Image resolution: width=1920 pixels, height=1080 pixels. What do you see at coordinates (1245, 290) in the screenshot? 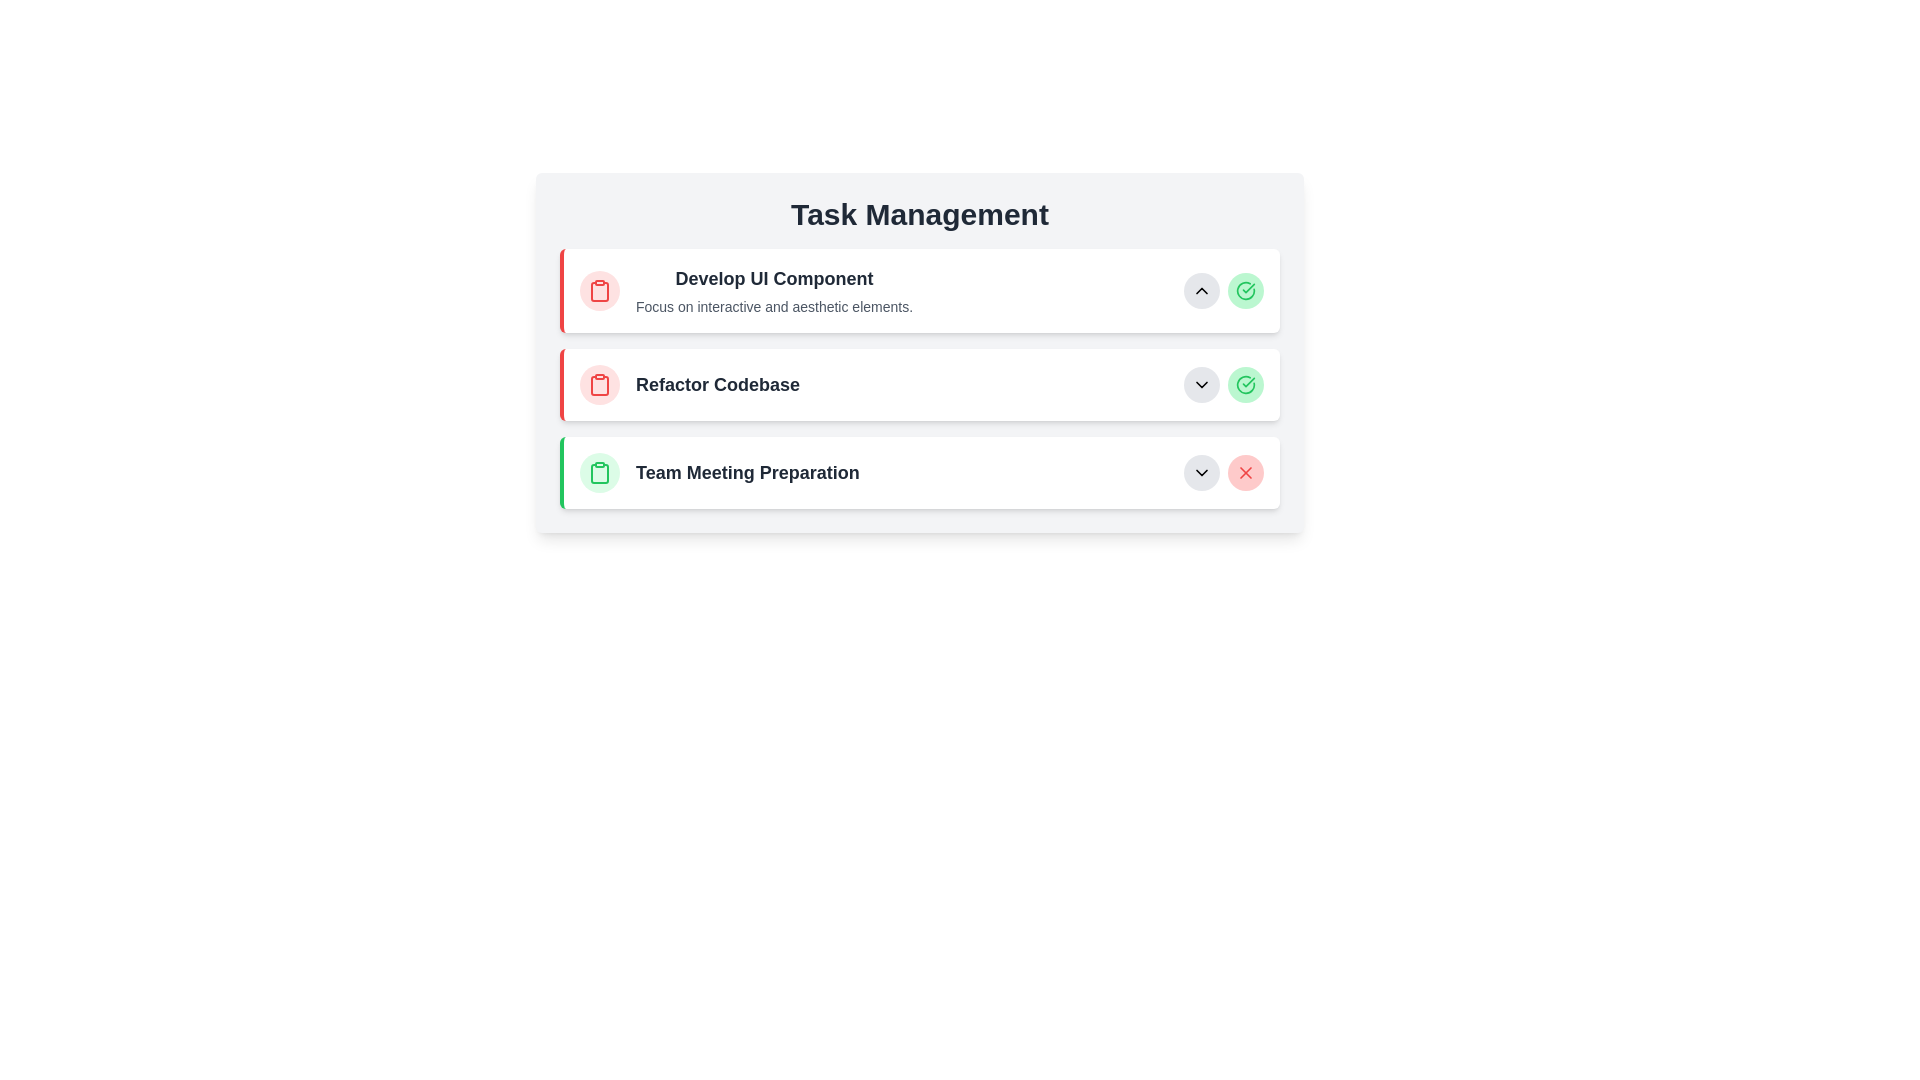
I see `the circular icon with a checkmark inside, located in the top-right corner of the first task panel under 'Task Management', indicating completion for the task titled 'Develop UI Component'` at bounding box center [1245, 290].